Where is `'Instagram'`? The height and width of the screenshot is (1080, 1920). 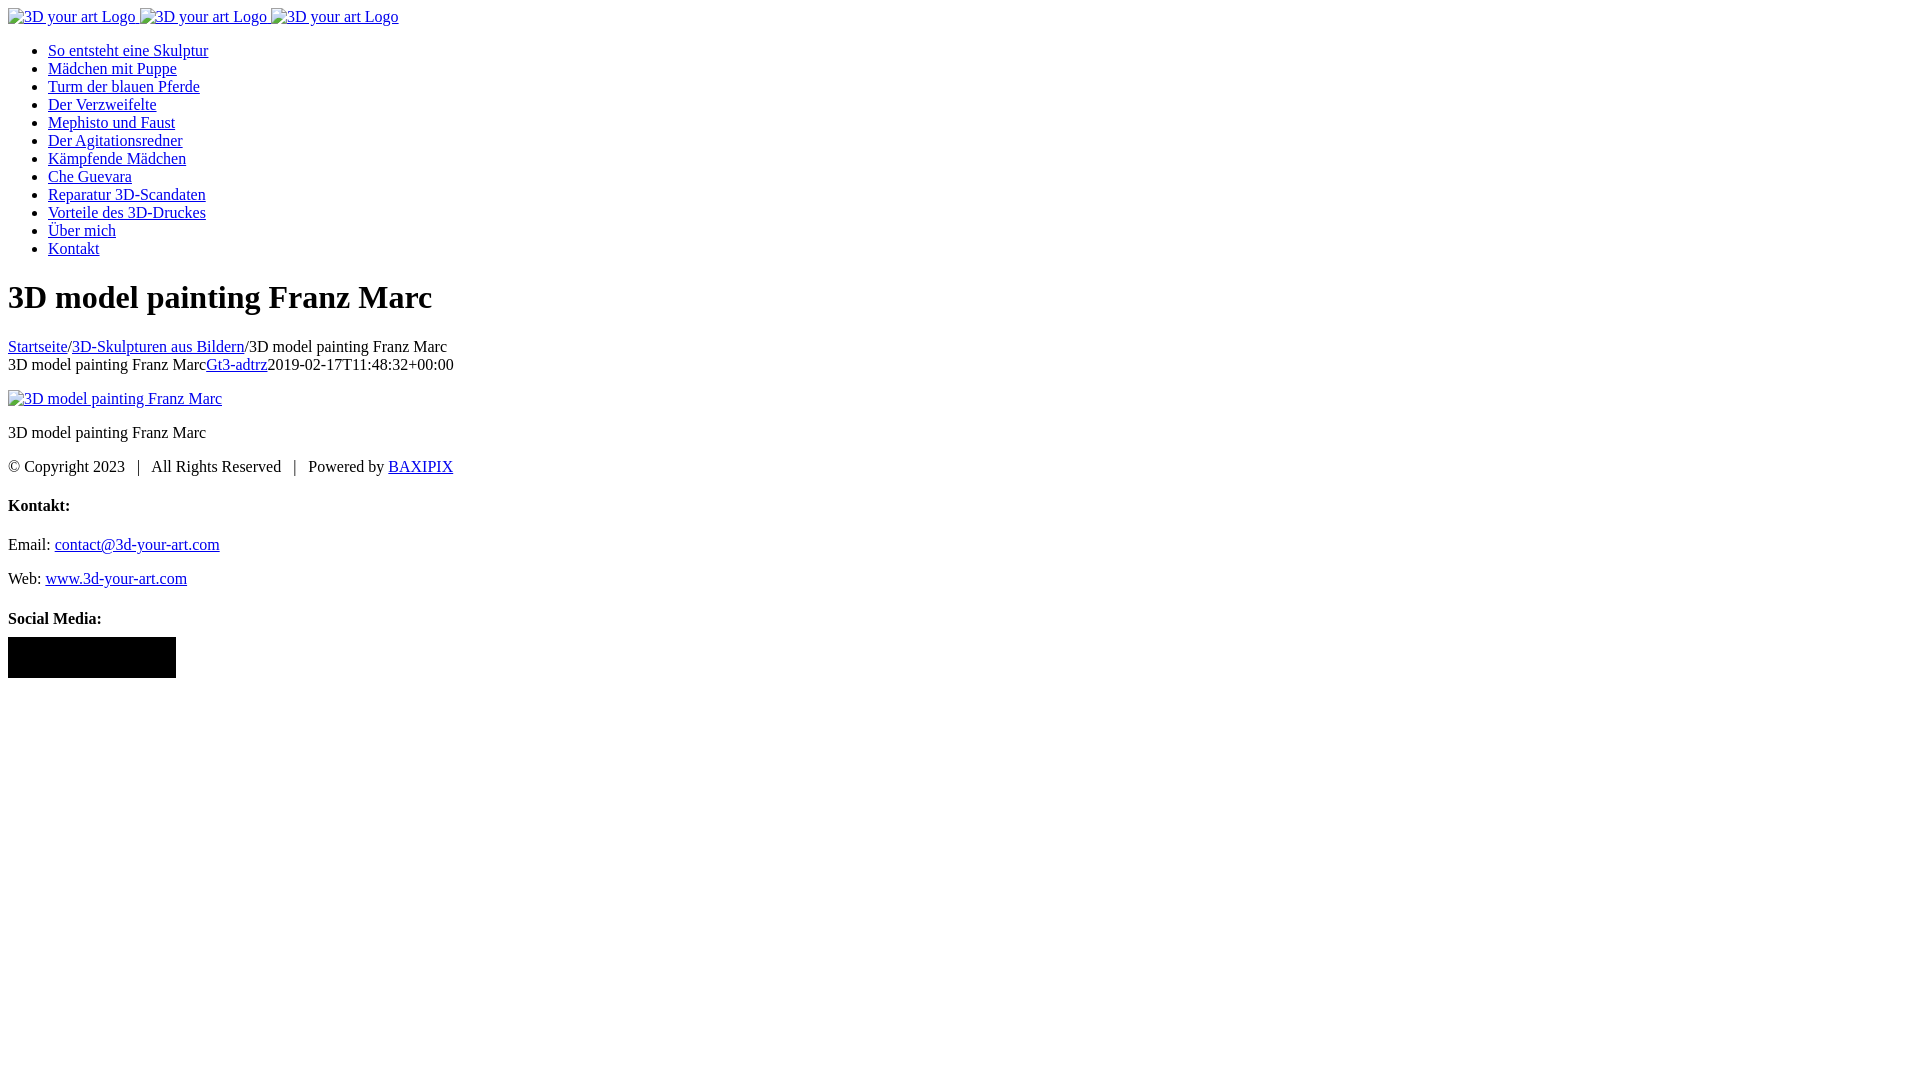 'Instagram' is located at coordinates (43, 657).